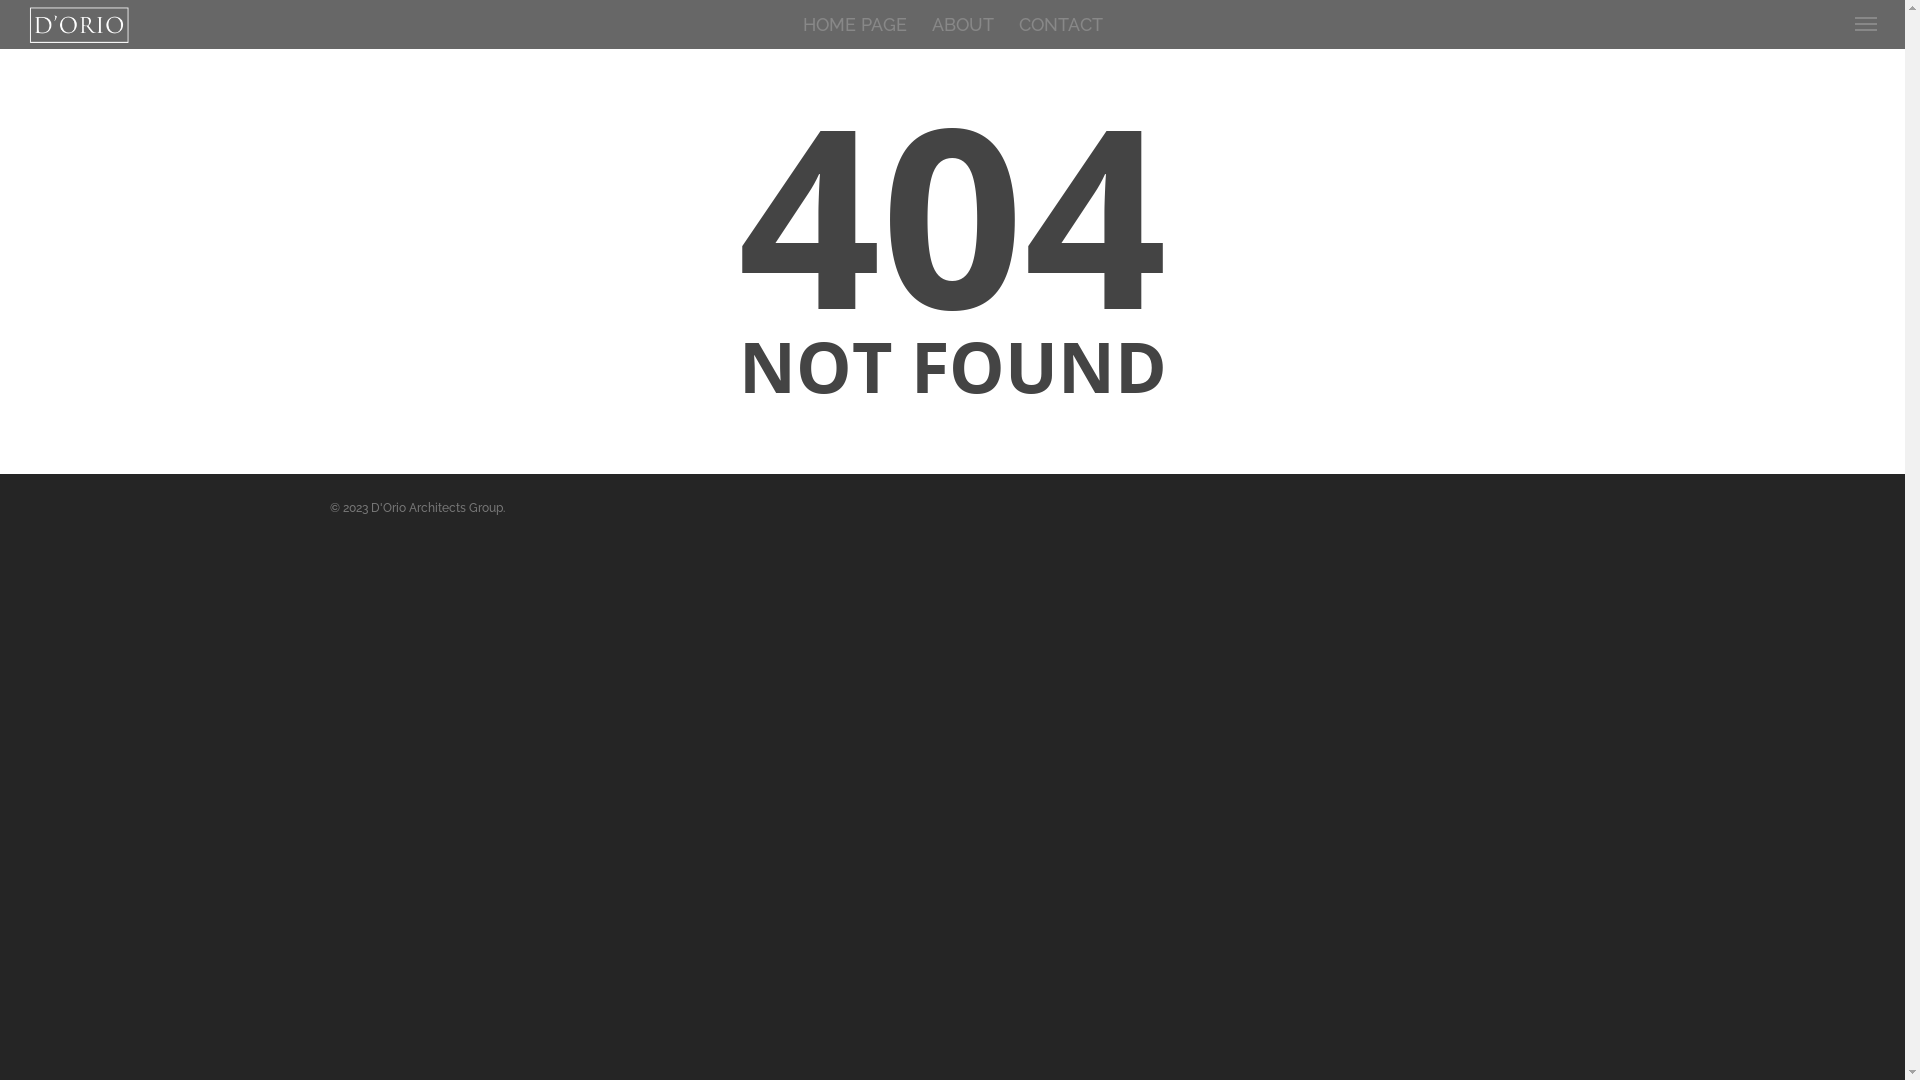 Image resolution: width=1920 pixels, height=1080 pixels. What do you see at coordinates (854, 27) in the screenshot?
I see `'HOME PAGE'` at bounding box center [854, 27].